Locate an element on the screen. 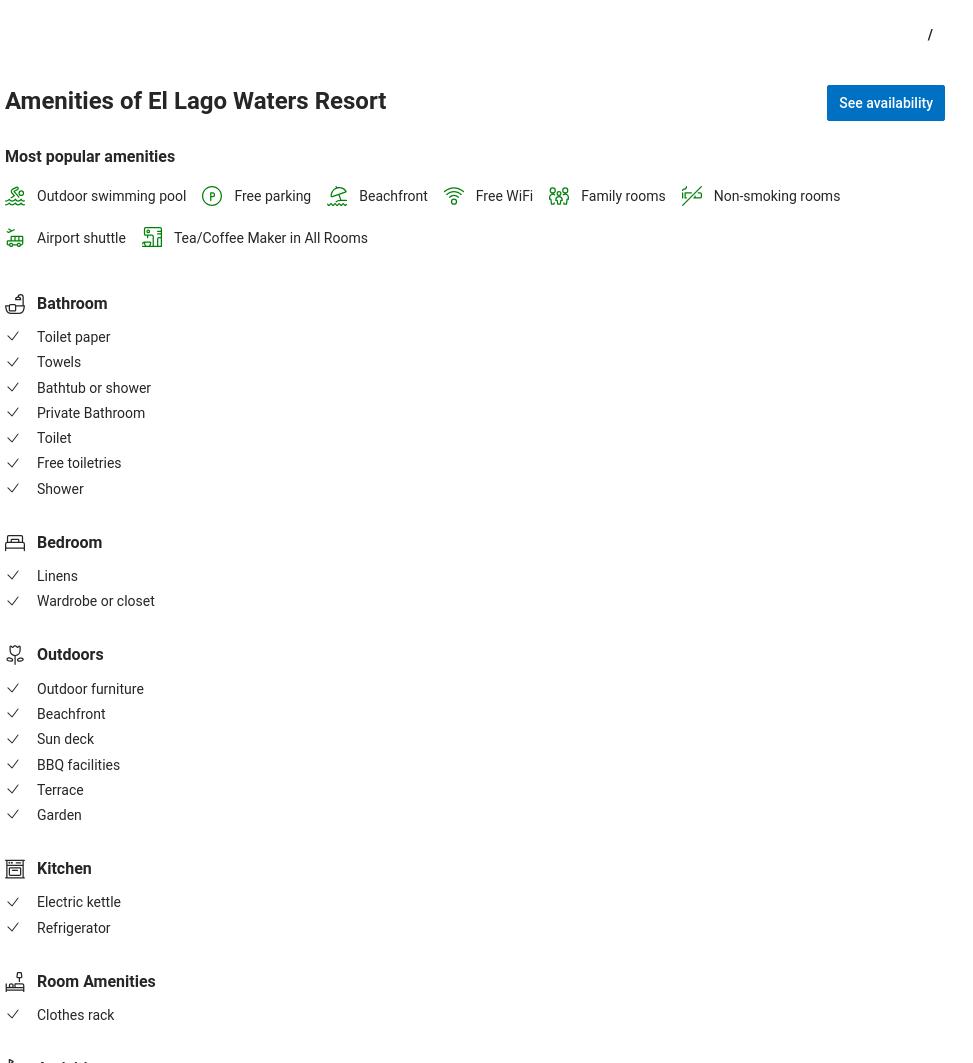  'BBQ facilities' is located at coordinates (77, 762).